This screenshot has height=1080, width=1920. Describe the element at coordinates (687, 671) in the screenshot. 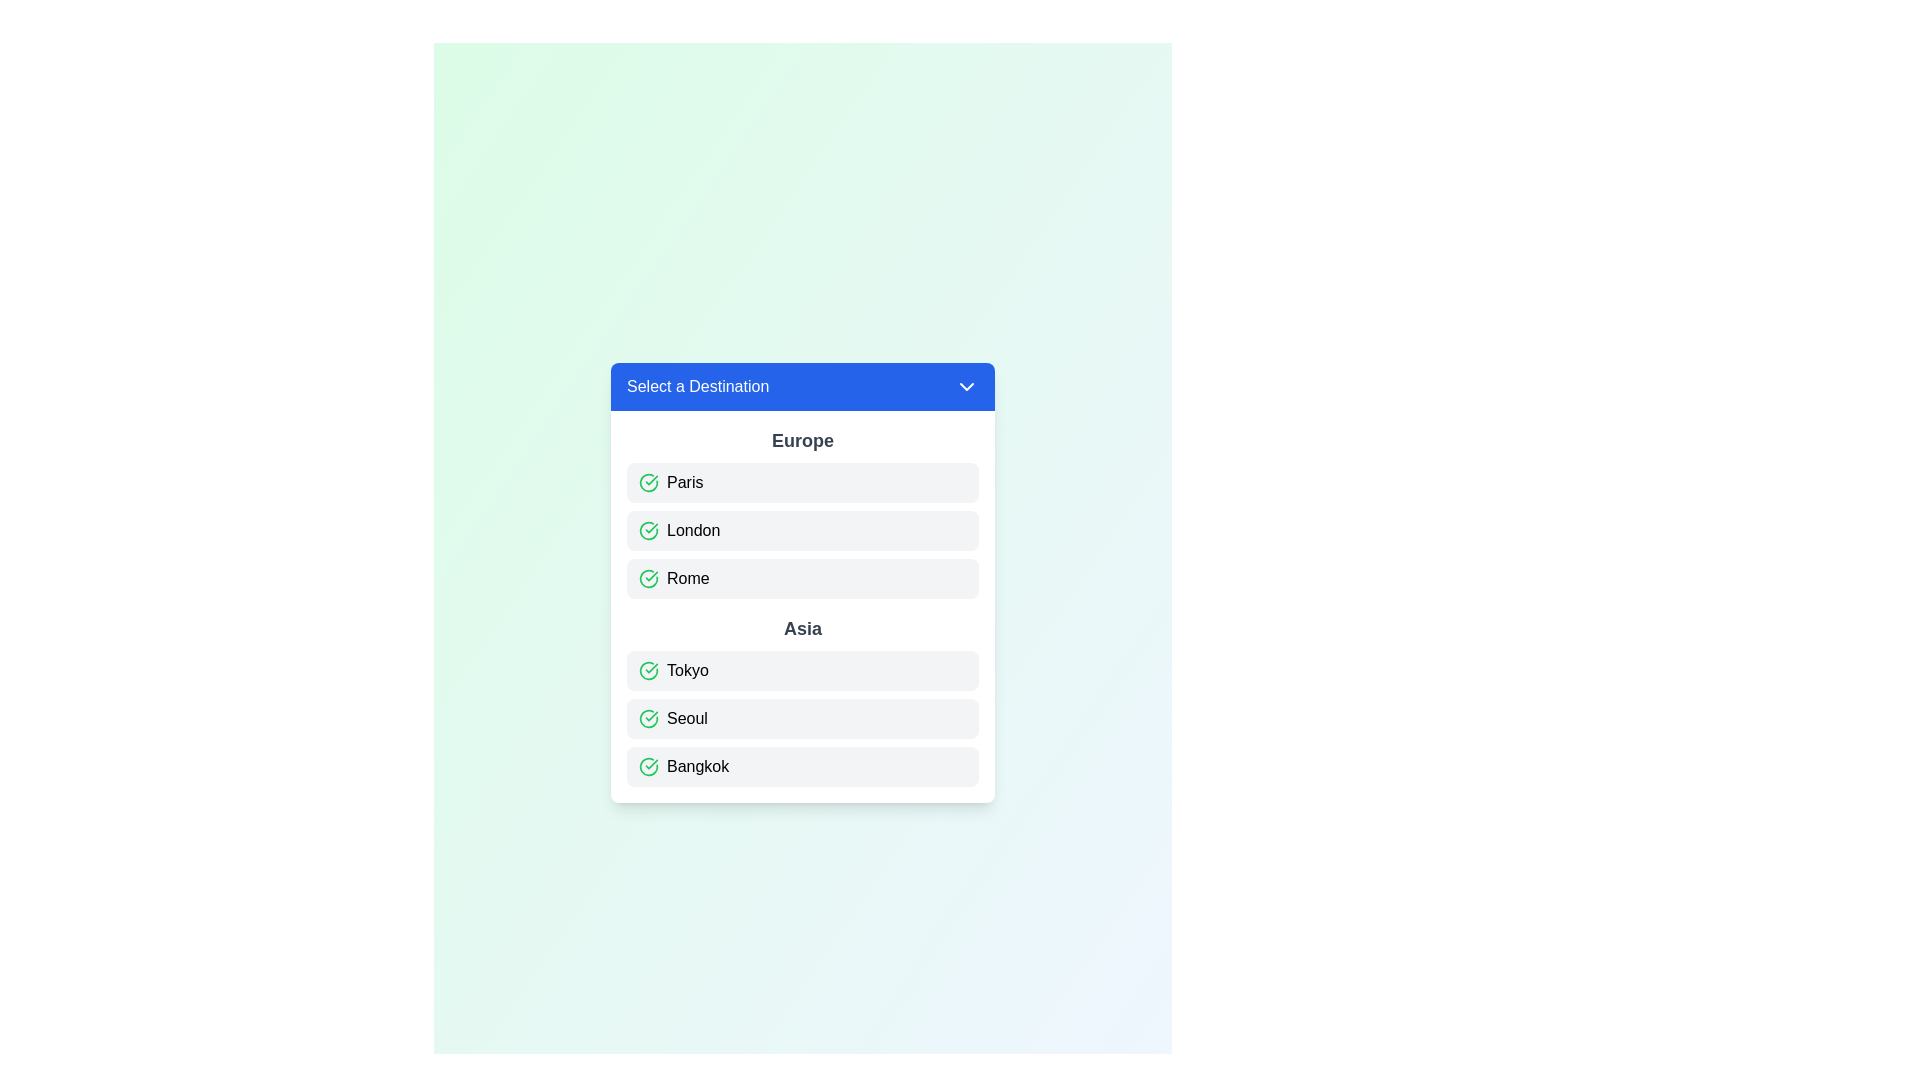

I see `the 'Tokyo' text label, which is part of the selectable destinations under the 'Asia' category` at that location.